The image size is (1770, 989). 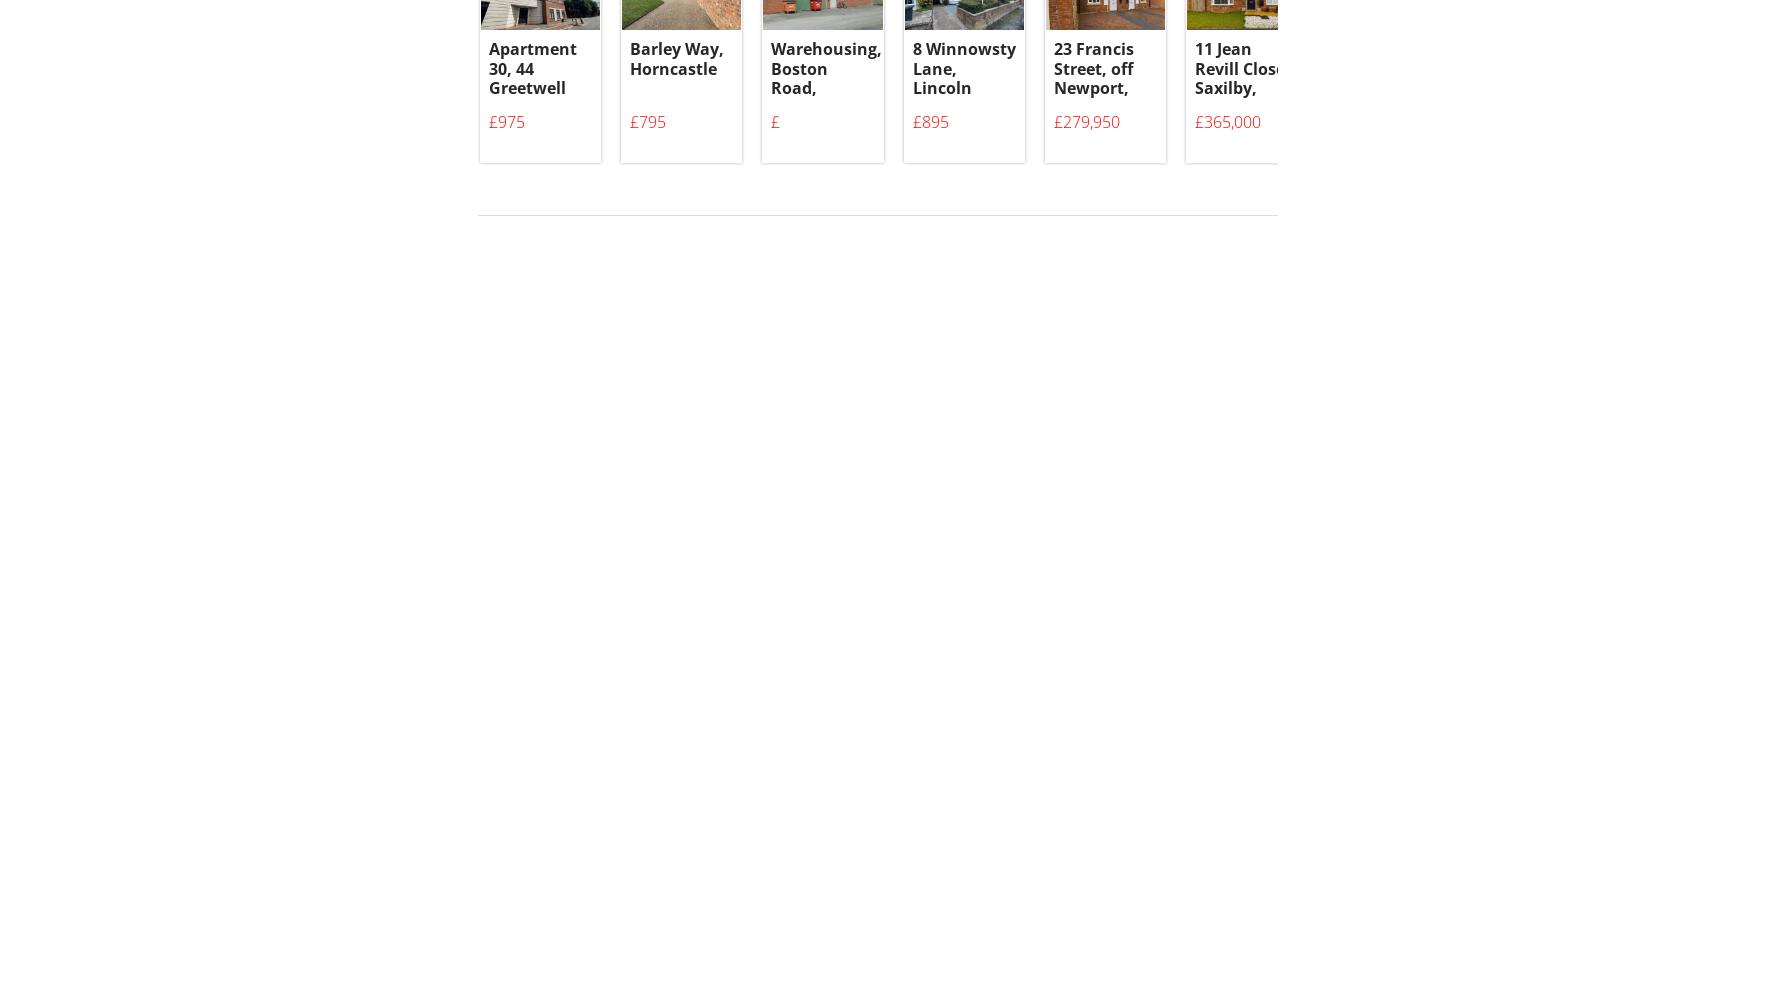 What do you see at coordinates (1054, 89) in the screenshot?
I see `'23 Francis Street, off Newport, Lincoln'` at bounding box center [1054, 89].